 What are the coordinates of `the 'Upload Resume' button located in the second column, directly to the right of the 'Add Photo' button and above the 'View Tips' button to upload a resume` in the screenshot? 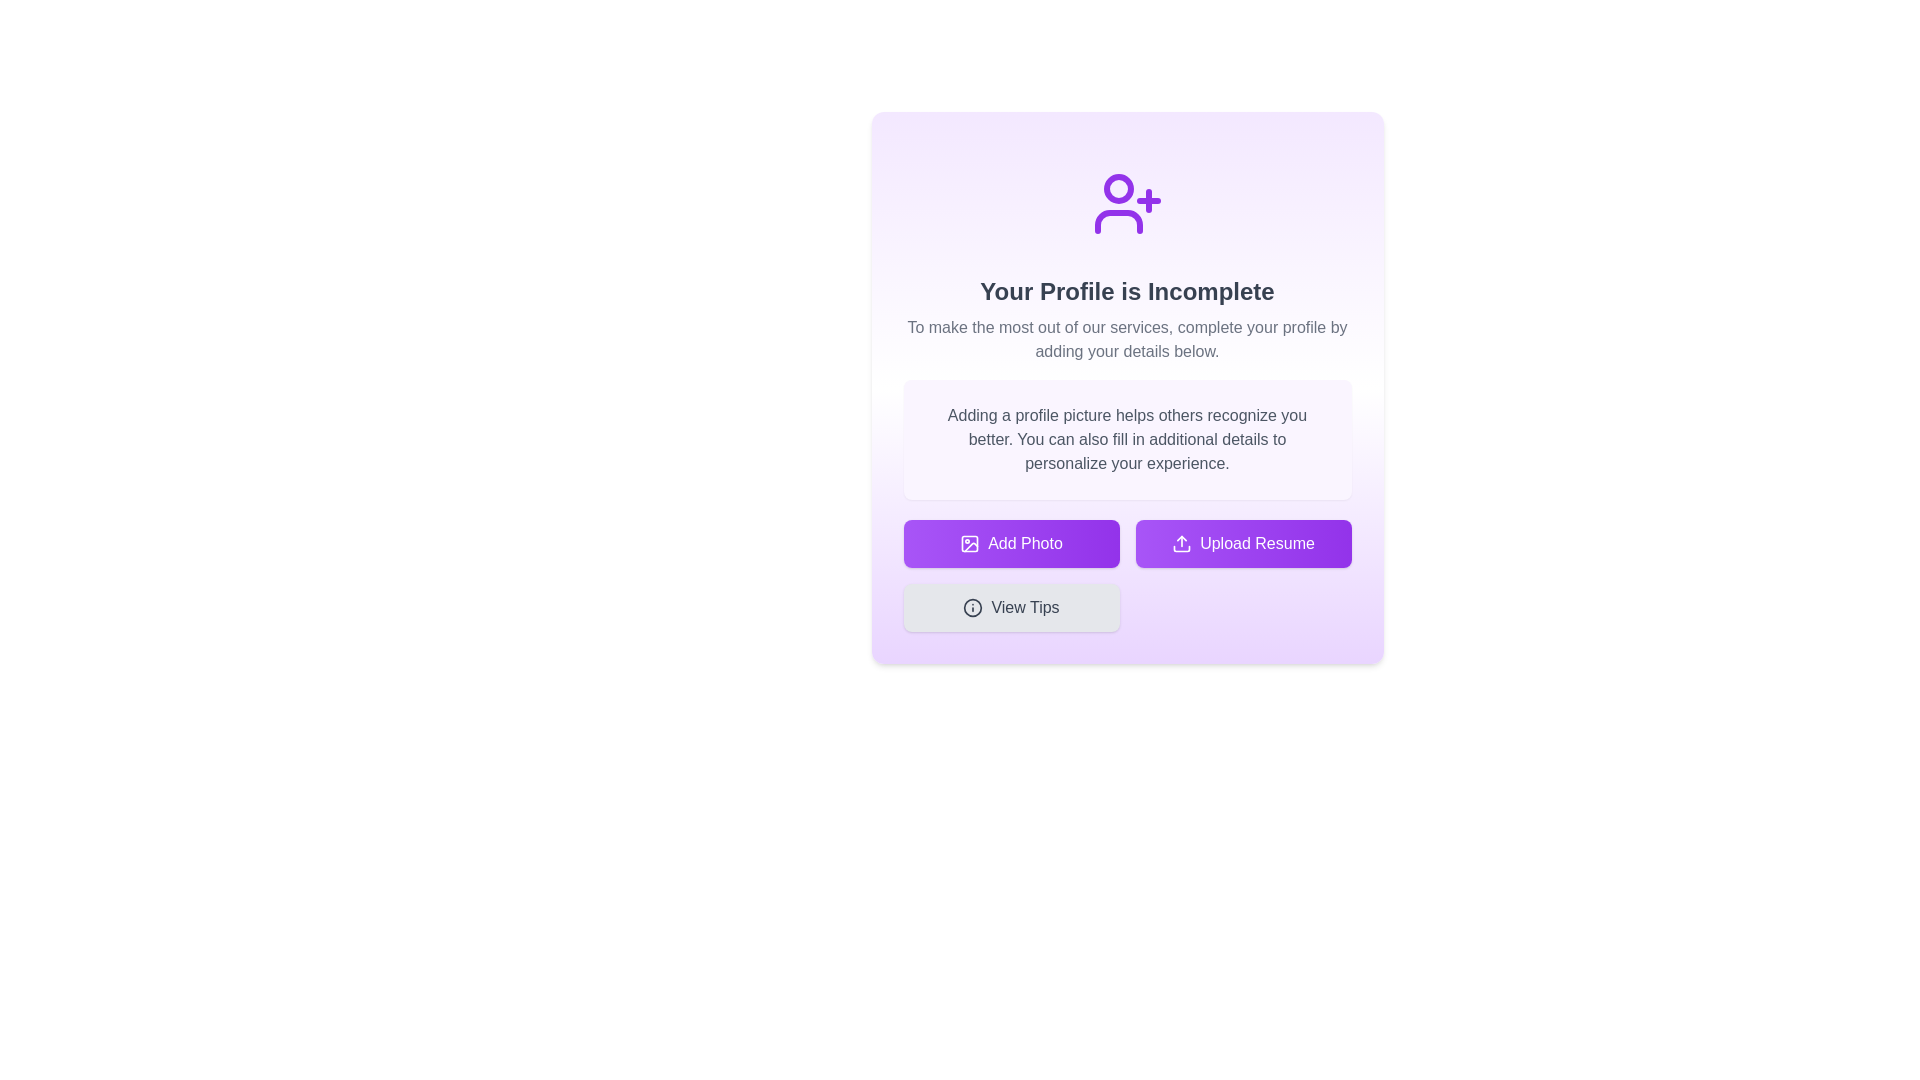 It's located at (1242, 543).